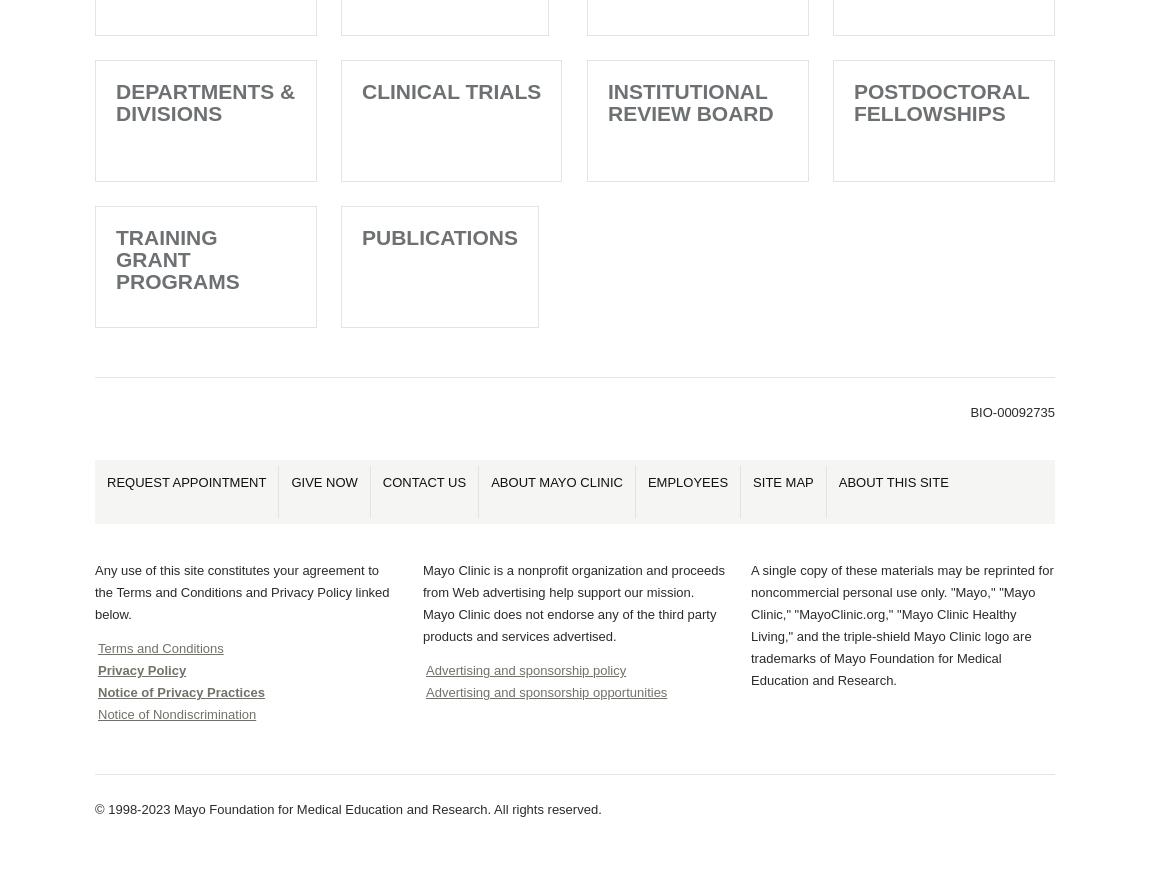 This screenshot has height=888, width=1150. Describe the element at coordinates (689, 101) in the screenshot. I see `'Institutional Review Board'` at that location.